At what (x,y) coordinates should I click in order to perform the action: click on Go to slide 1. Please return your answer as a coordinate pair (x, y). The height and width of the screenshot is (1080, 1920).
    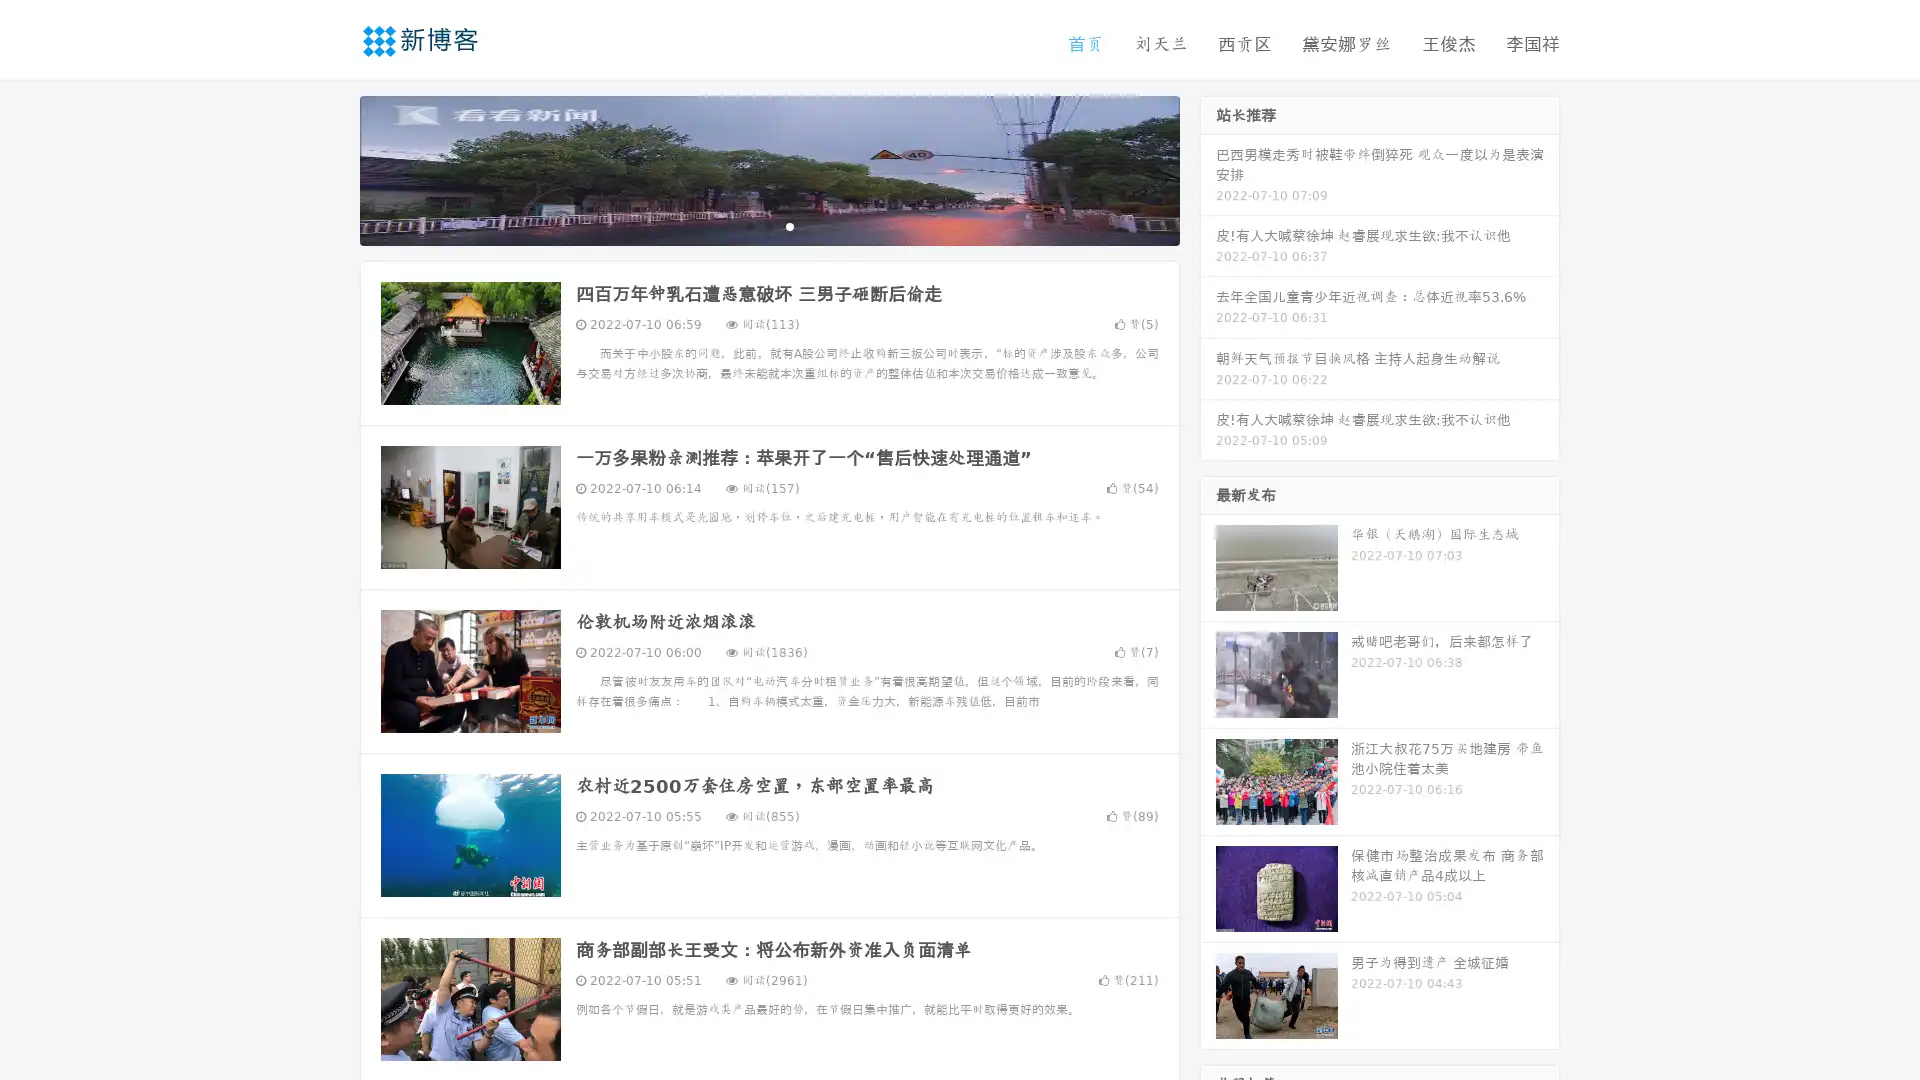
    Looking at the image, I should click on (748, 225).